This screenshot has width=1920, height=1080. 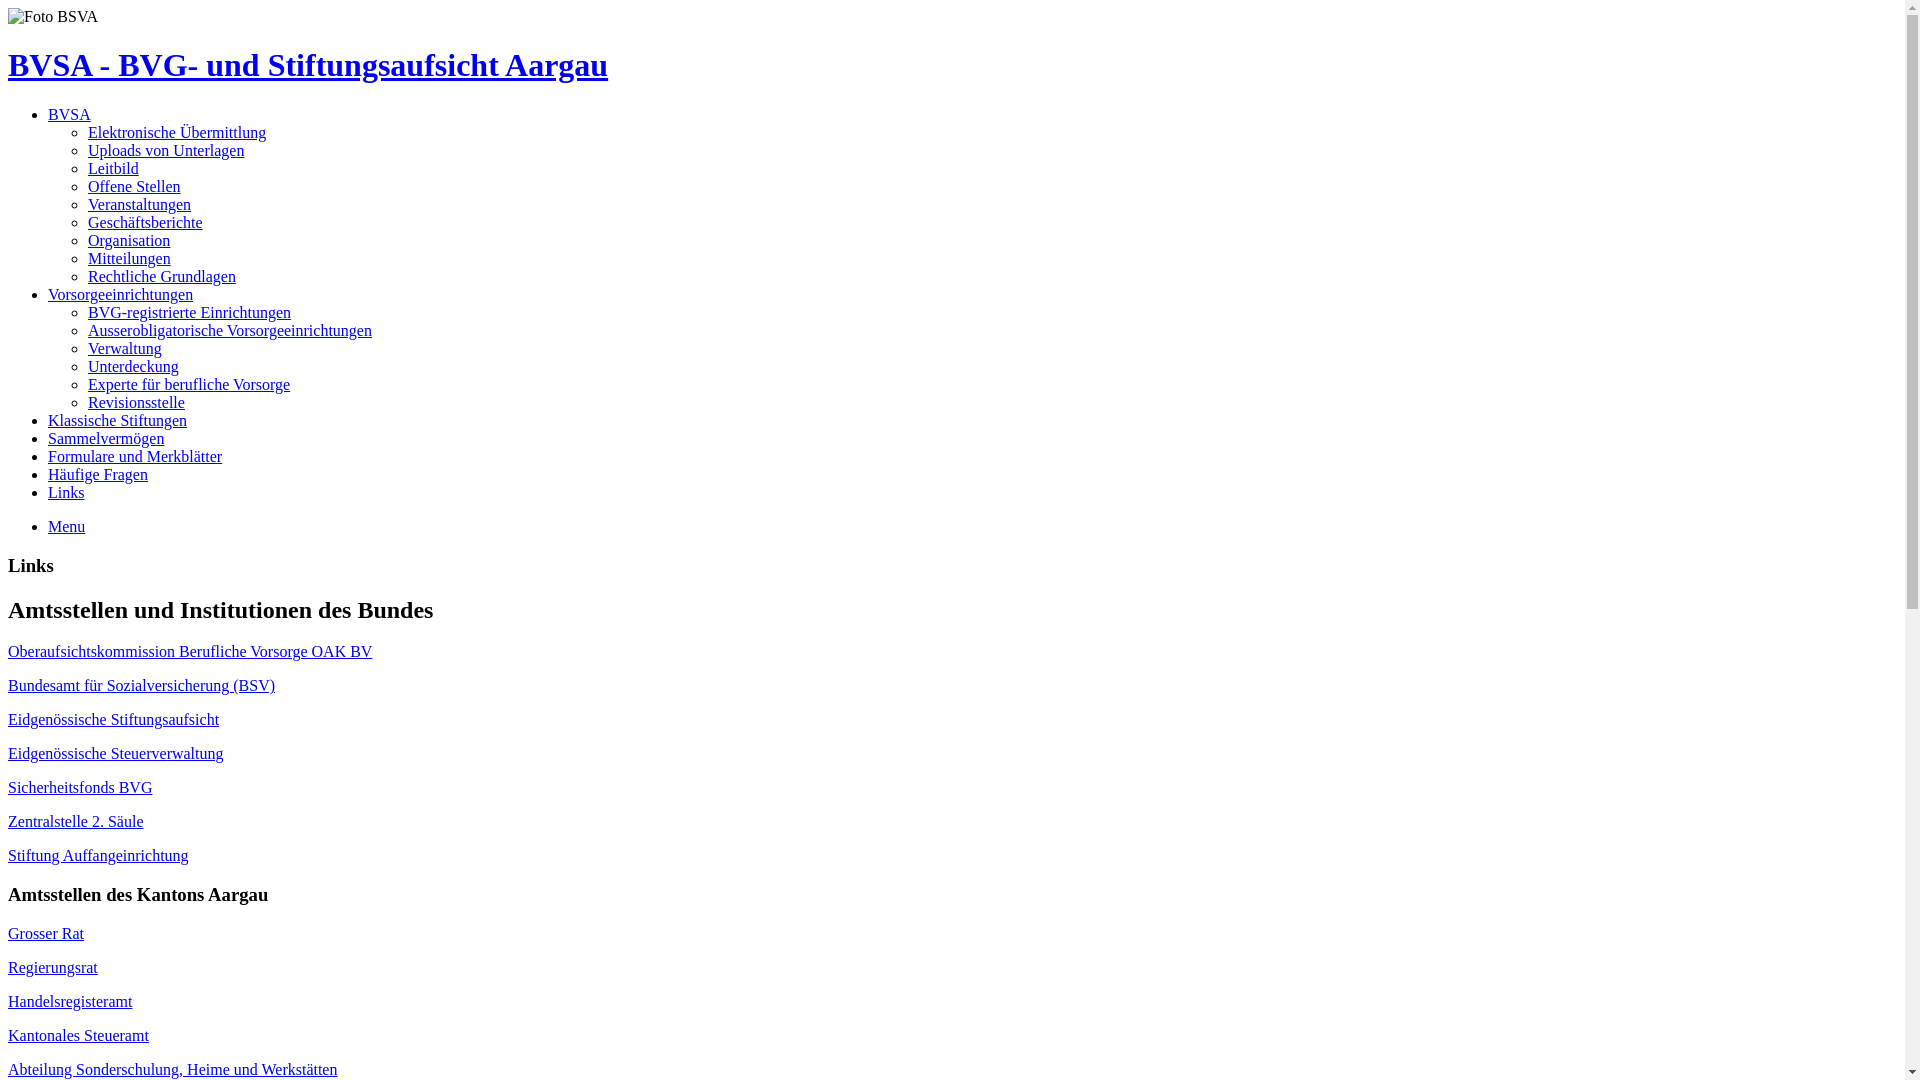 What do you see at coordinates (189, 312) in the screenshot?
I see `'BVG-registrierte Einrichtungen'` at bounding box center [189, 312].